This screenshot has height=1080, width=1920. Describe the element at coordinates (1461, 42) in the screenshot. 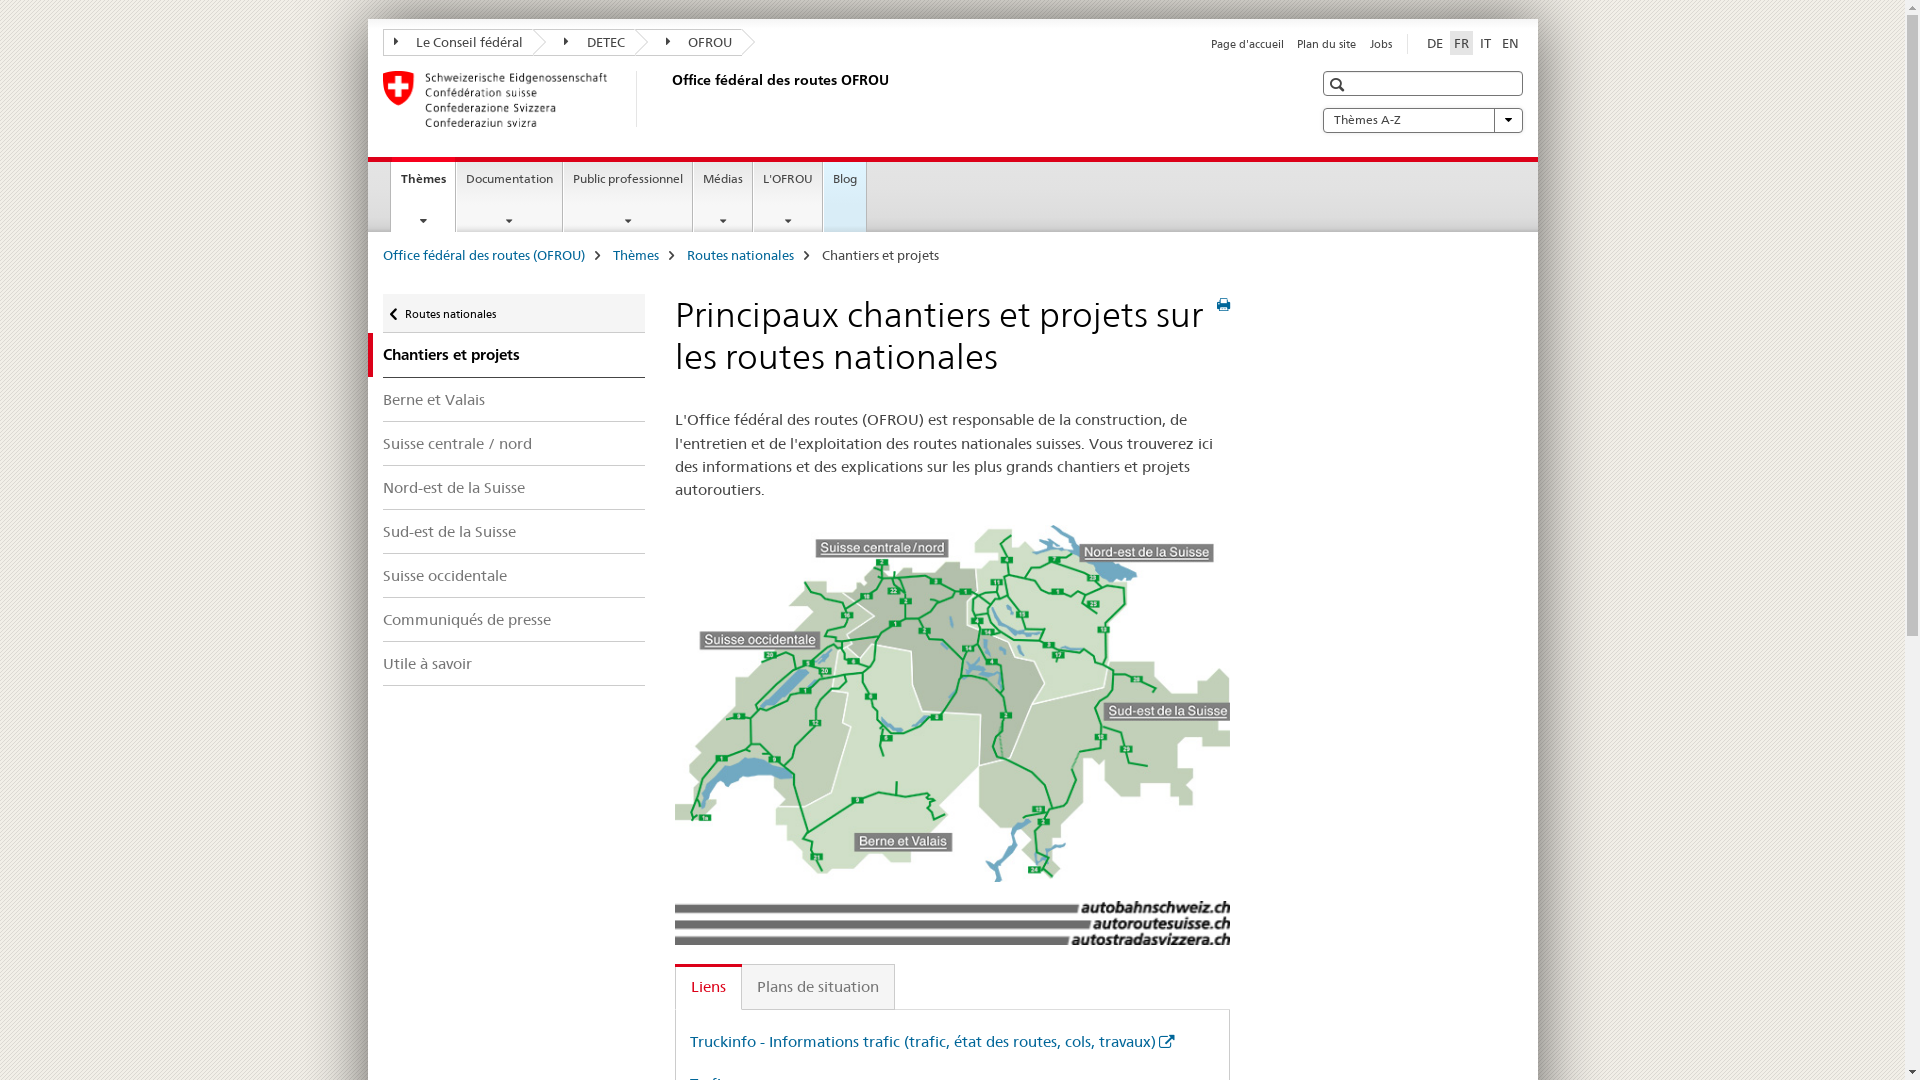

I see `'FR'` at that location.